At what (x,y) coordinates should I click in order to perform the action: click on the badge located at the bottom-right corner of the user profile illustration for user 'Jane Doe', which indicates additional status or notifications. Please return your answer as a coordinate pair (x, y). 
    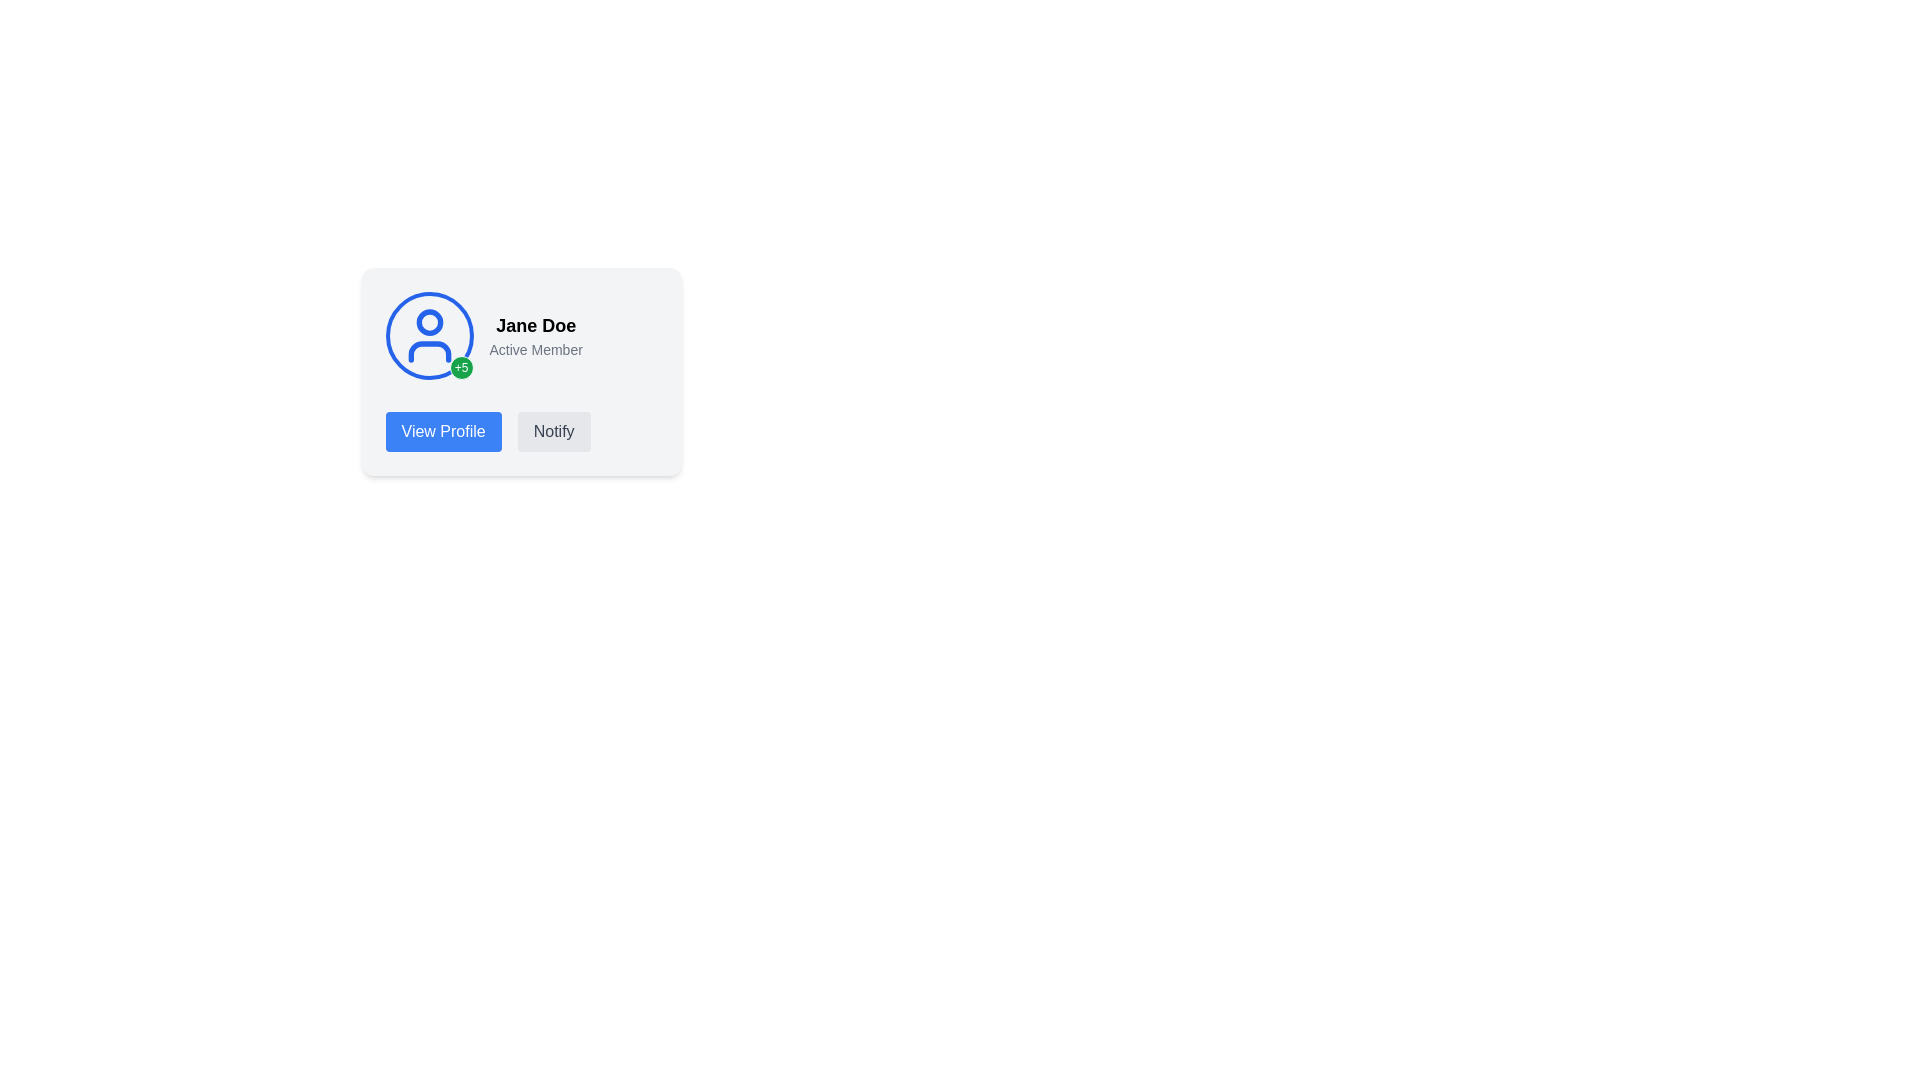
    Looking at the image, I should click on (428, 334).